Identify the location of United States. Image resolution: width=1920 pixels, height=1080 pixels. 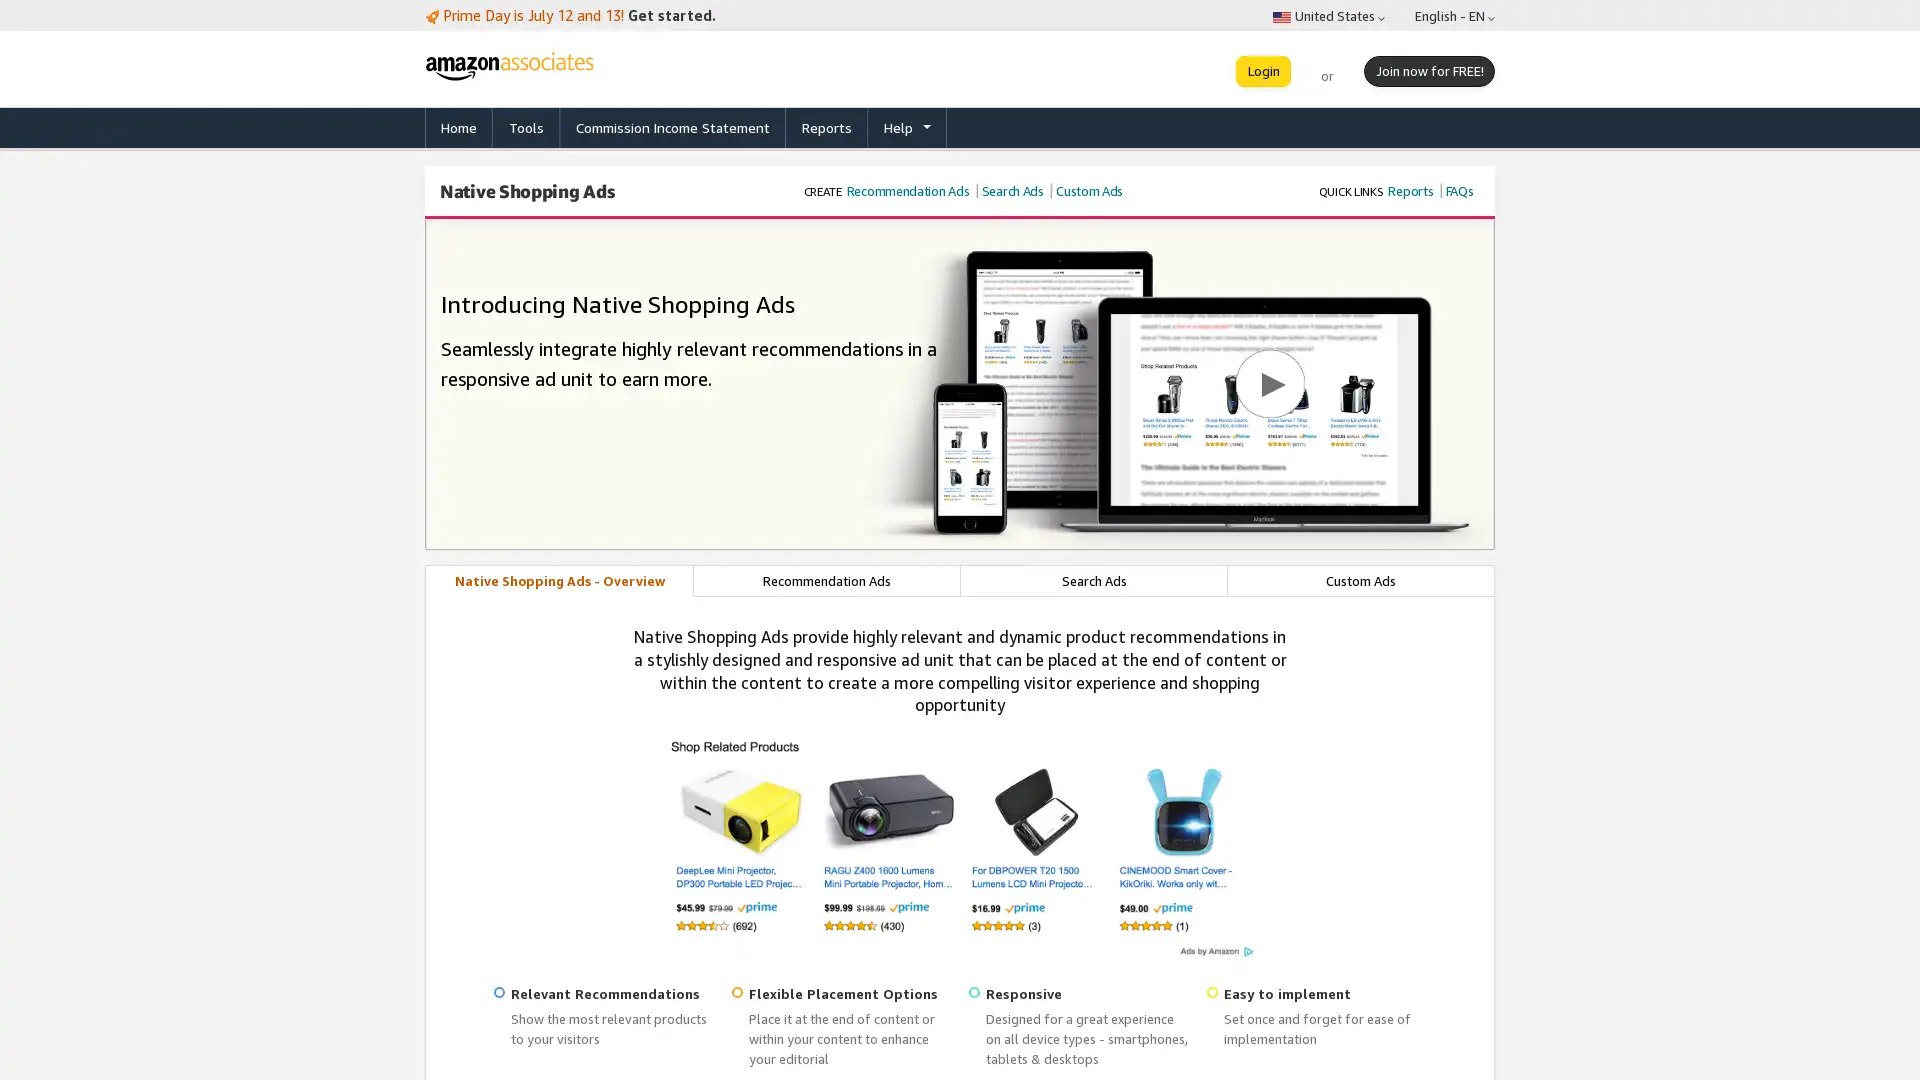
(1328, 15).